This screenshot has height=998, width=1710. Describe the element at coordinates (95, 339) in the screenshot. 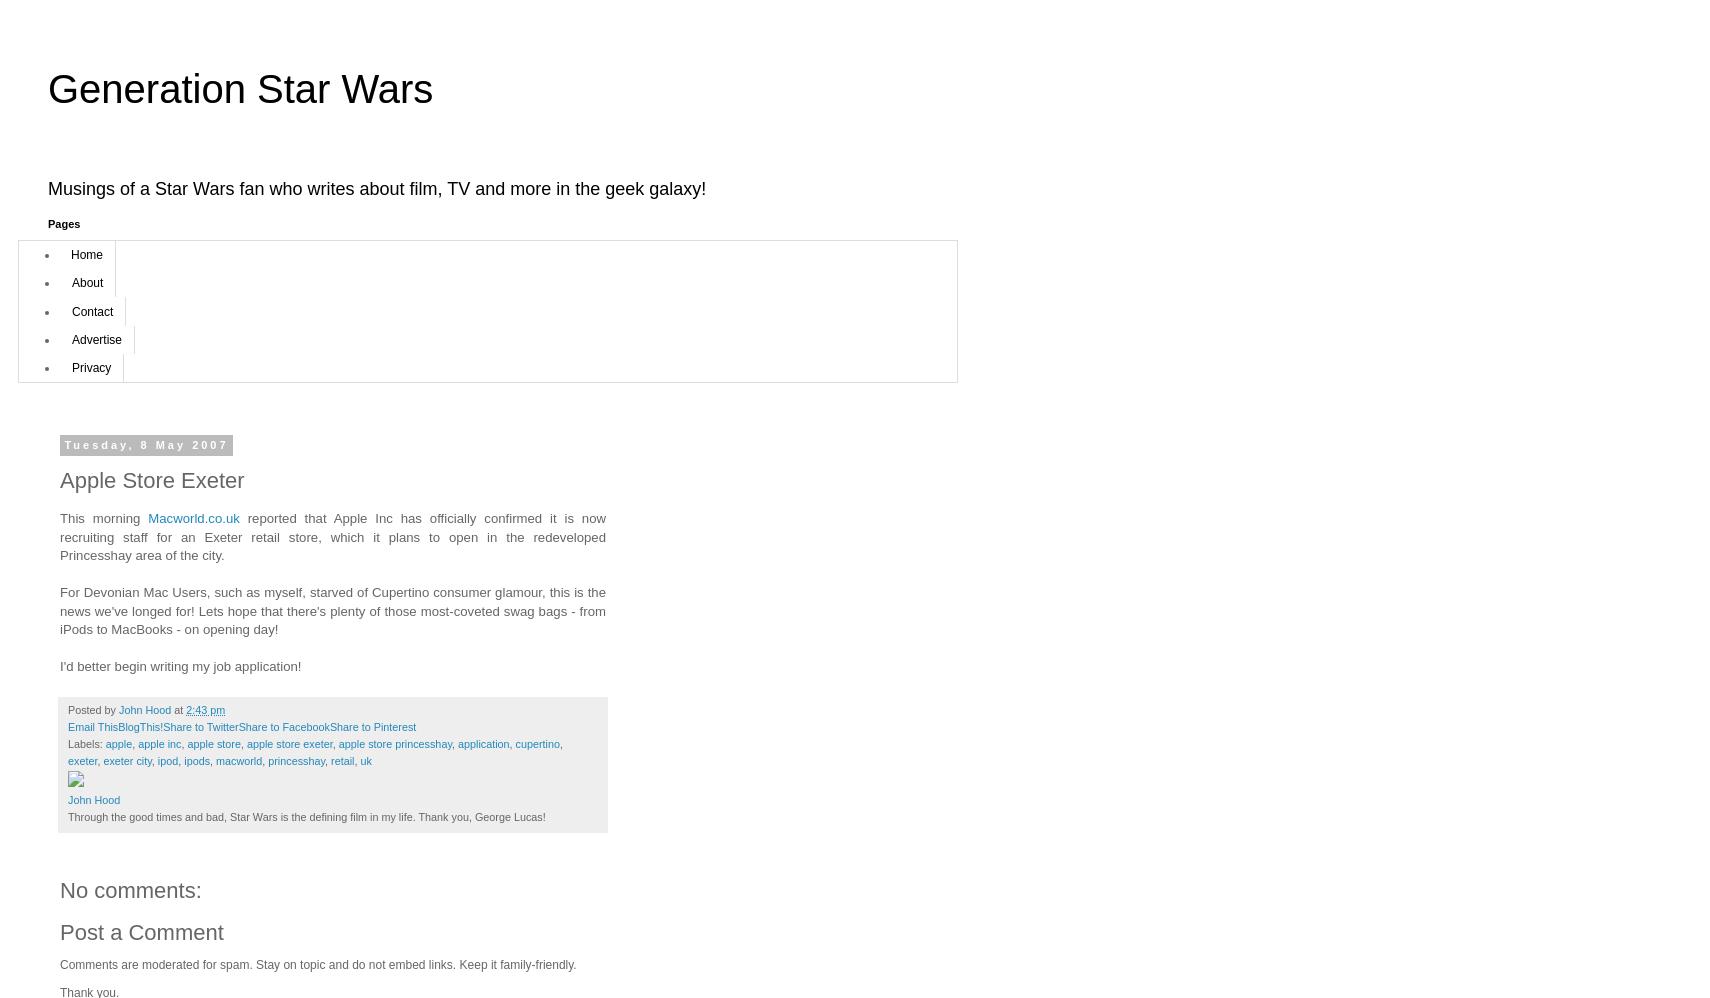

I see `'Advertise'` at that location.